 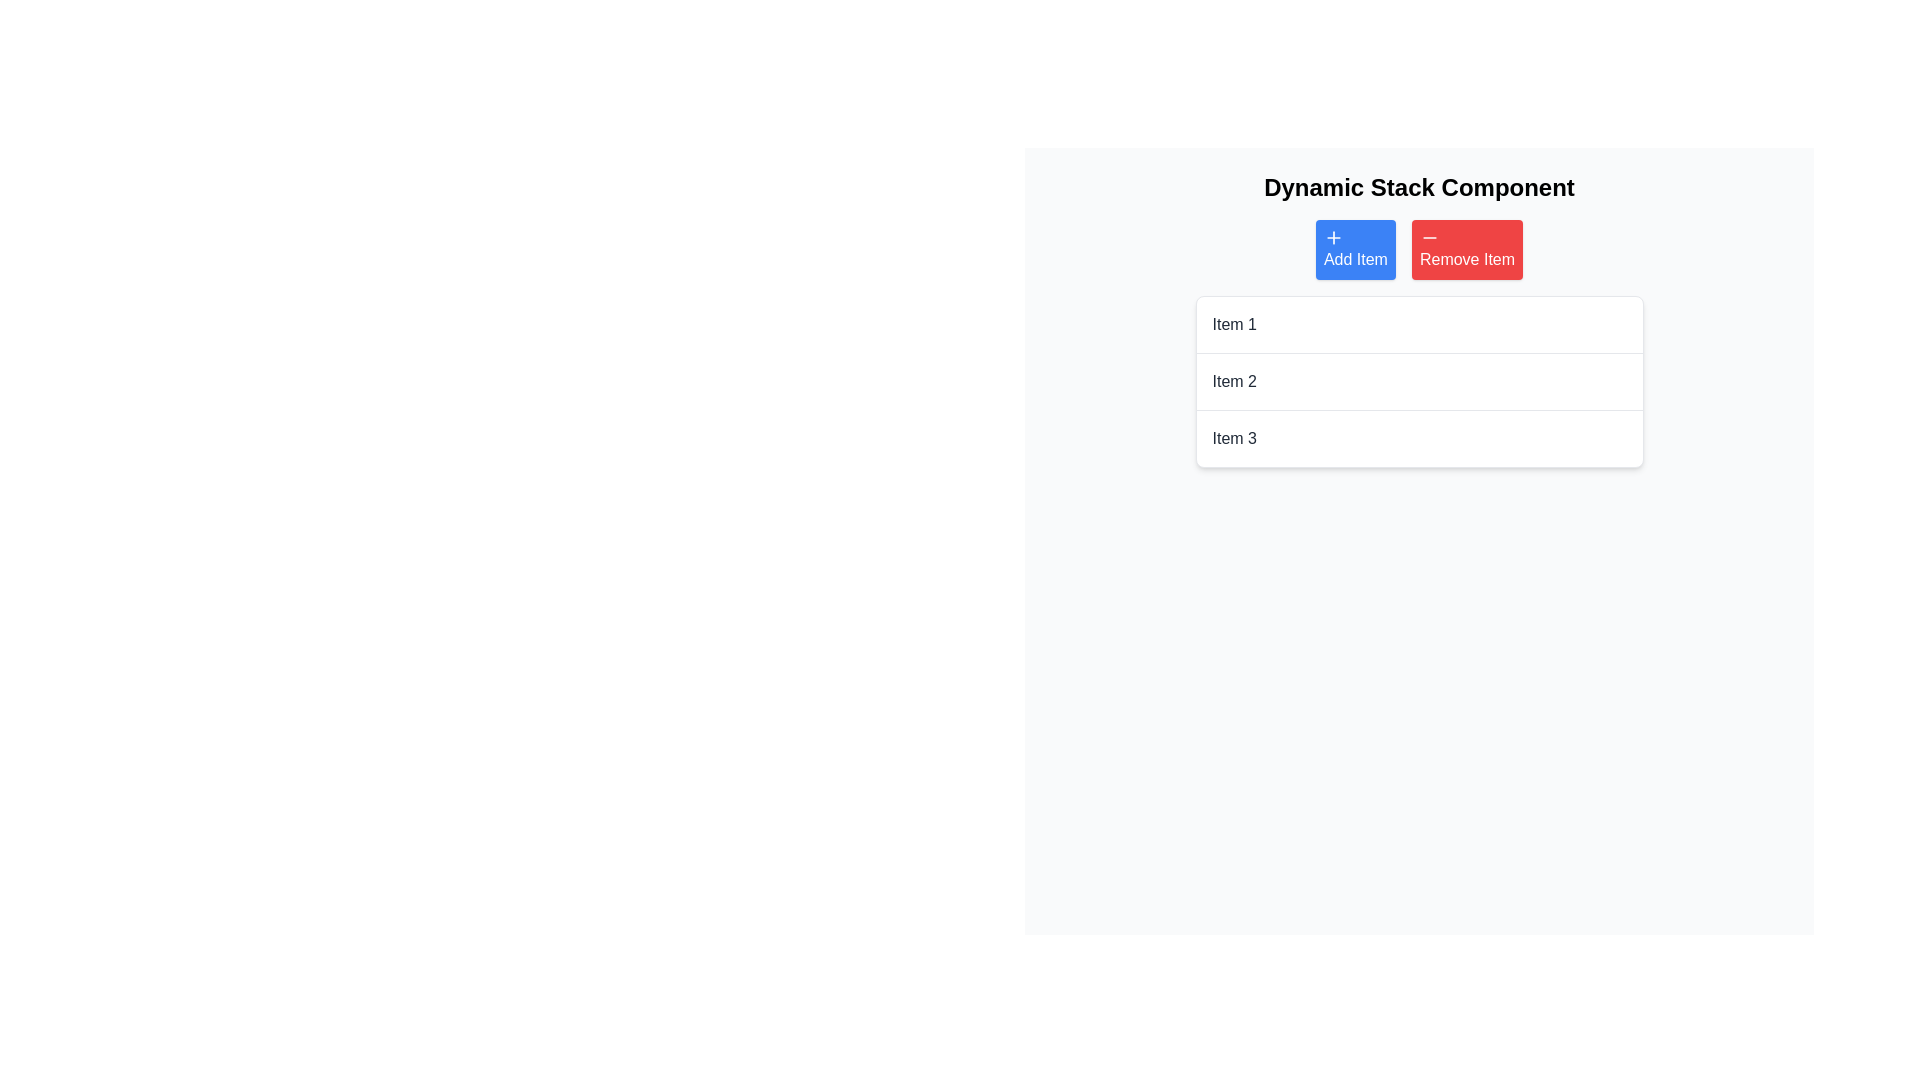 What do you see at coordinates (1429, 237) in the screenshot?
I see `the styling of the minus icon within the red 'Remove Item' button, which is the second button in the interface` at bounding box center [1429, 237].